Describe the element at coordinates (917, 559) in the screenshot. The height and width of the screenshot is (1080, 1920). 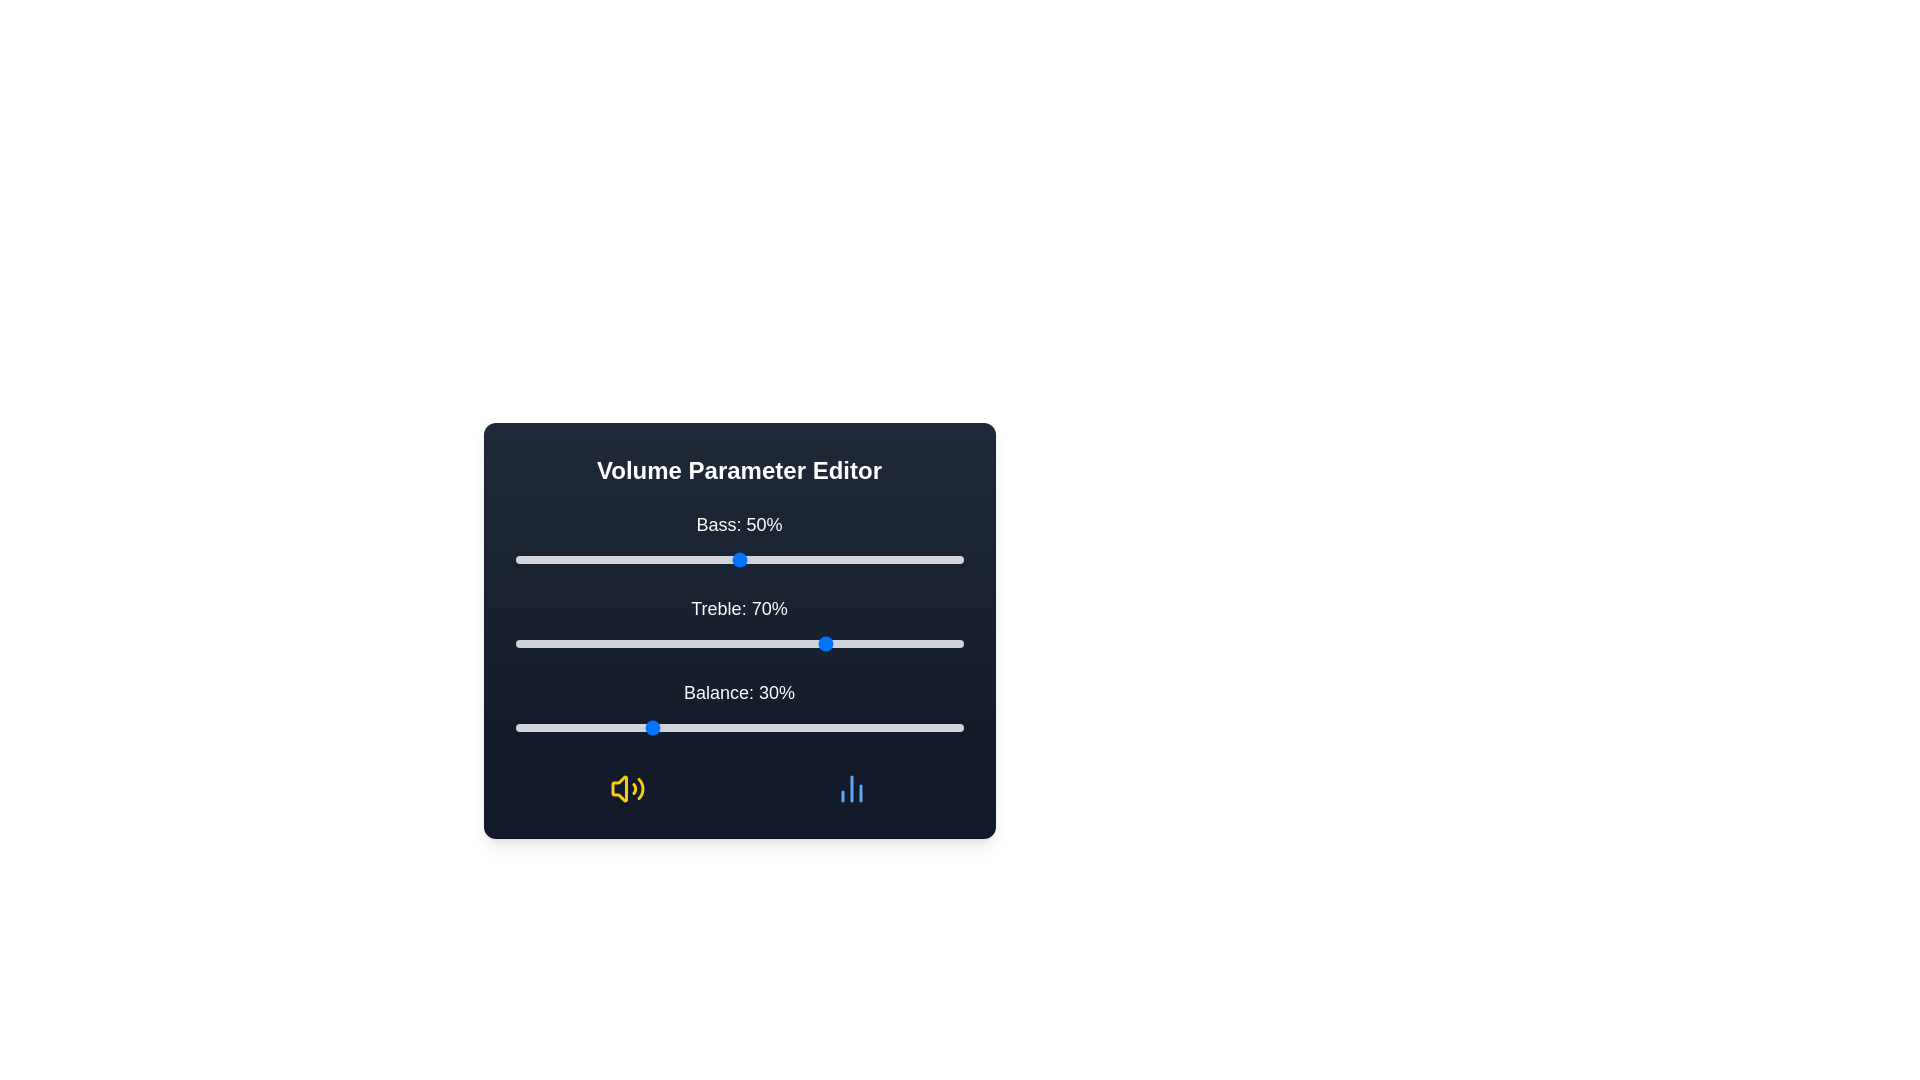
I see `the 0 slider to a value of 90%` at that location.